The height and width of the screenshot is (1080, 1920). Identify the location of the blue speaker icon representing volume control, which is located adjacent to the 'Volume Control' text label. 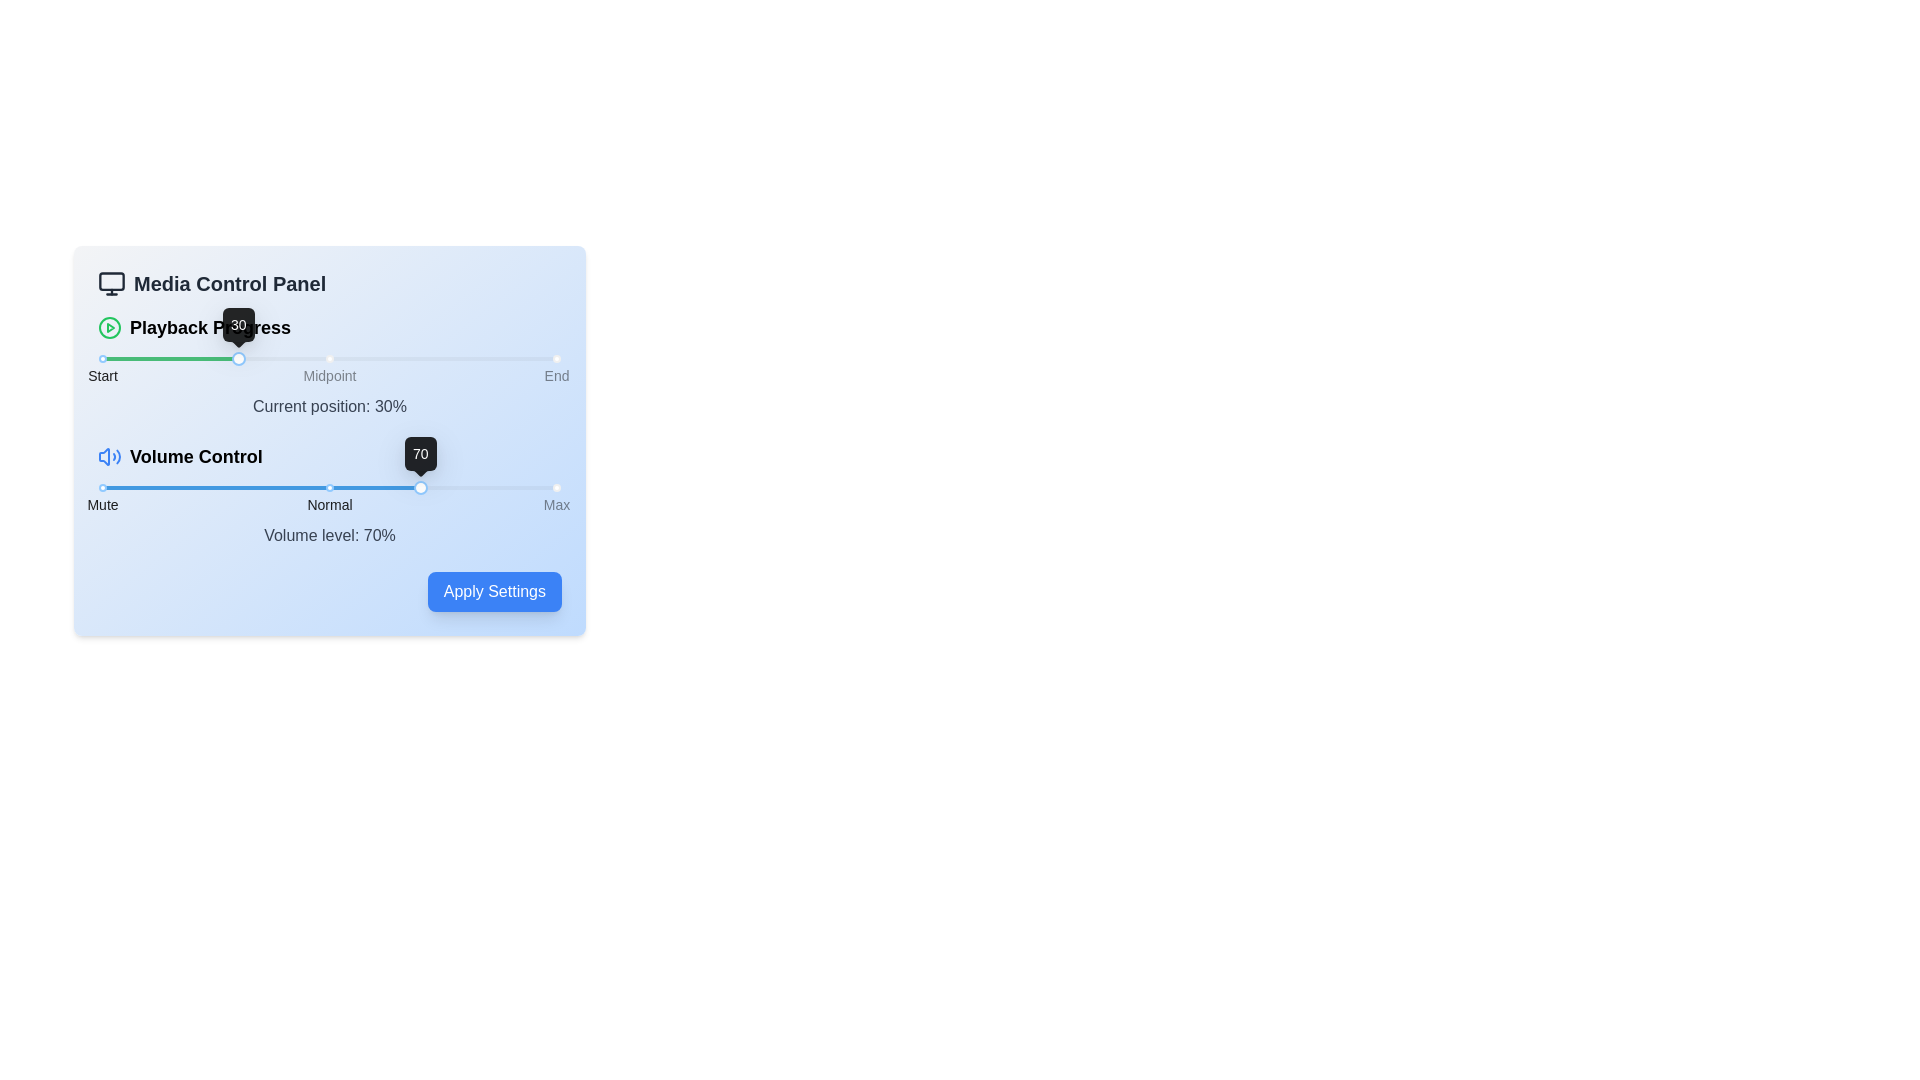
(109, 456).